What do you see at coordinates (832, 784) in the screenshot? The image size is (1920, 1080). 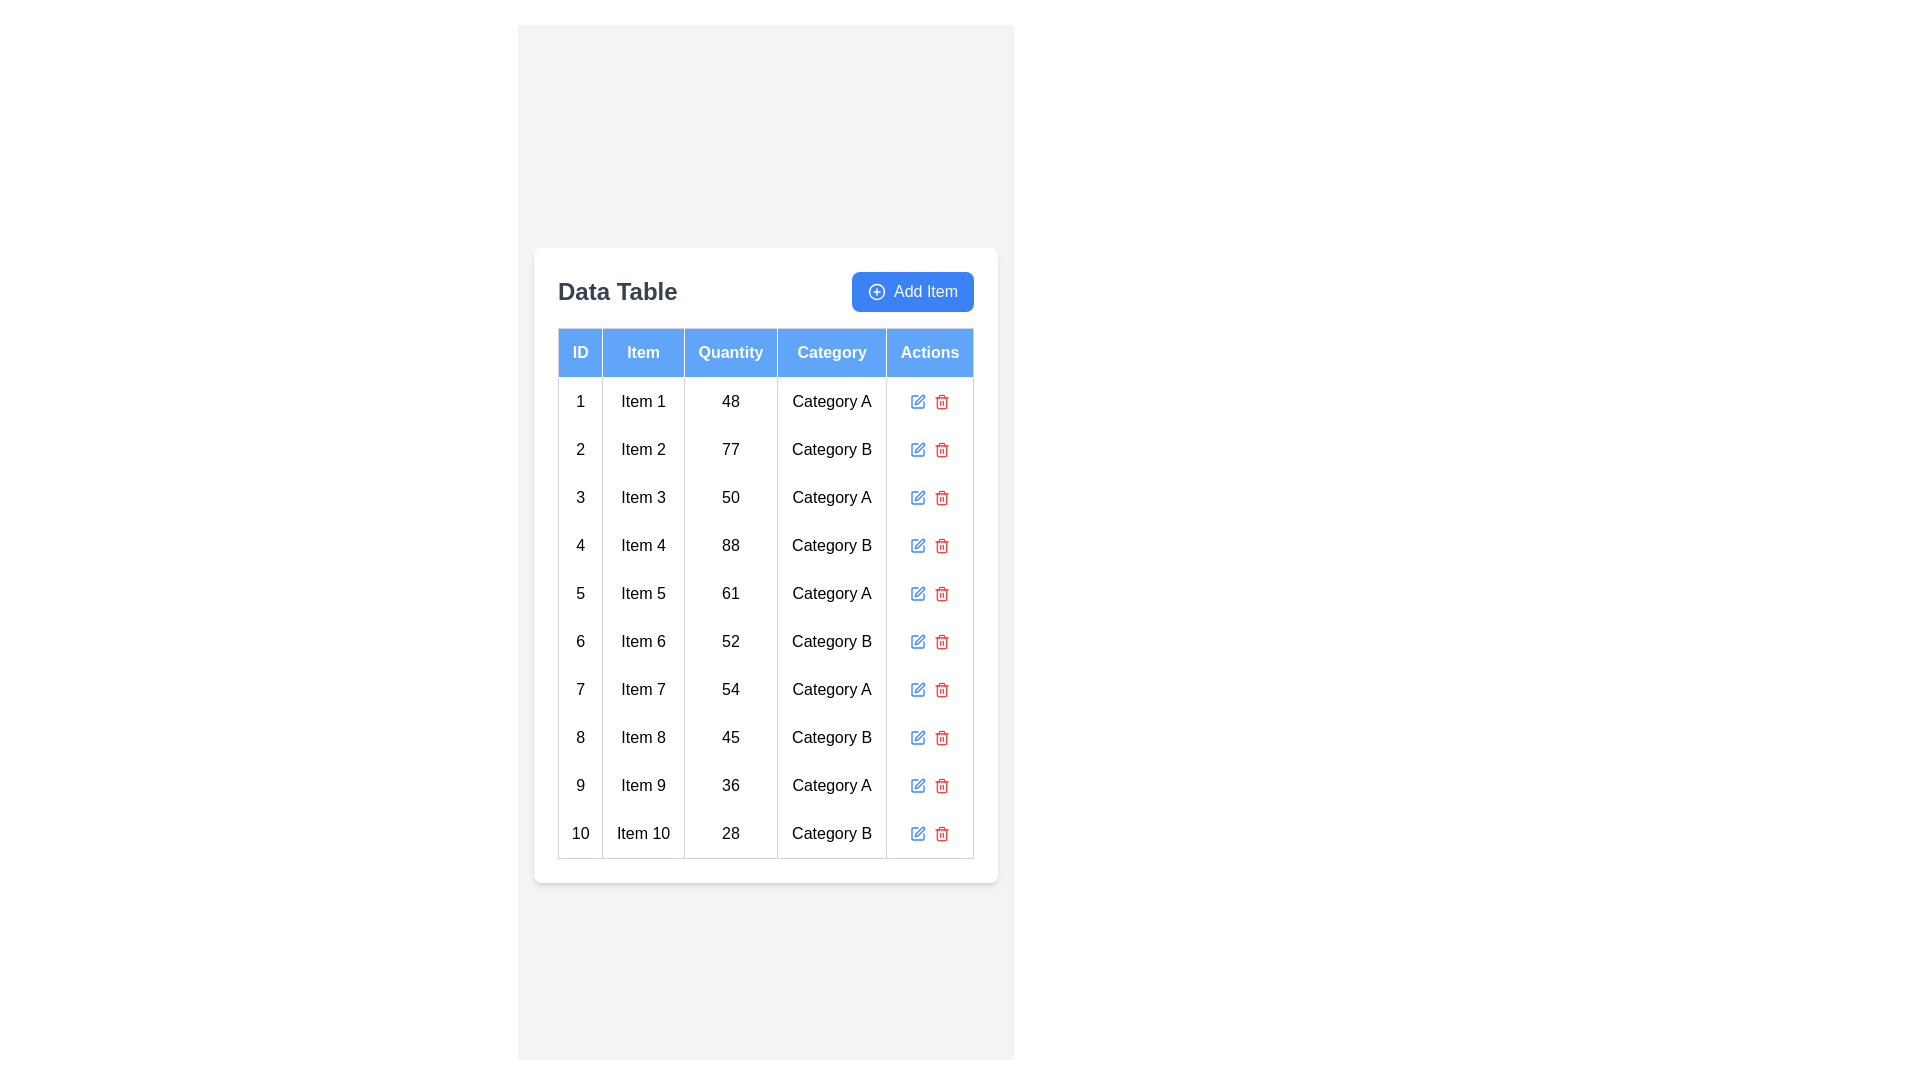 I see `the 'Category A' text label located in the last row of the table corresponding to 'Item 9'` at bounding box center [832, 784].